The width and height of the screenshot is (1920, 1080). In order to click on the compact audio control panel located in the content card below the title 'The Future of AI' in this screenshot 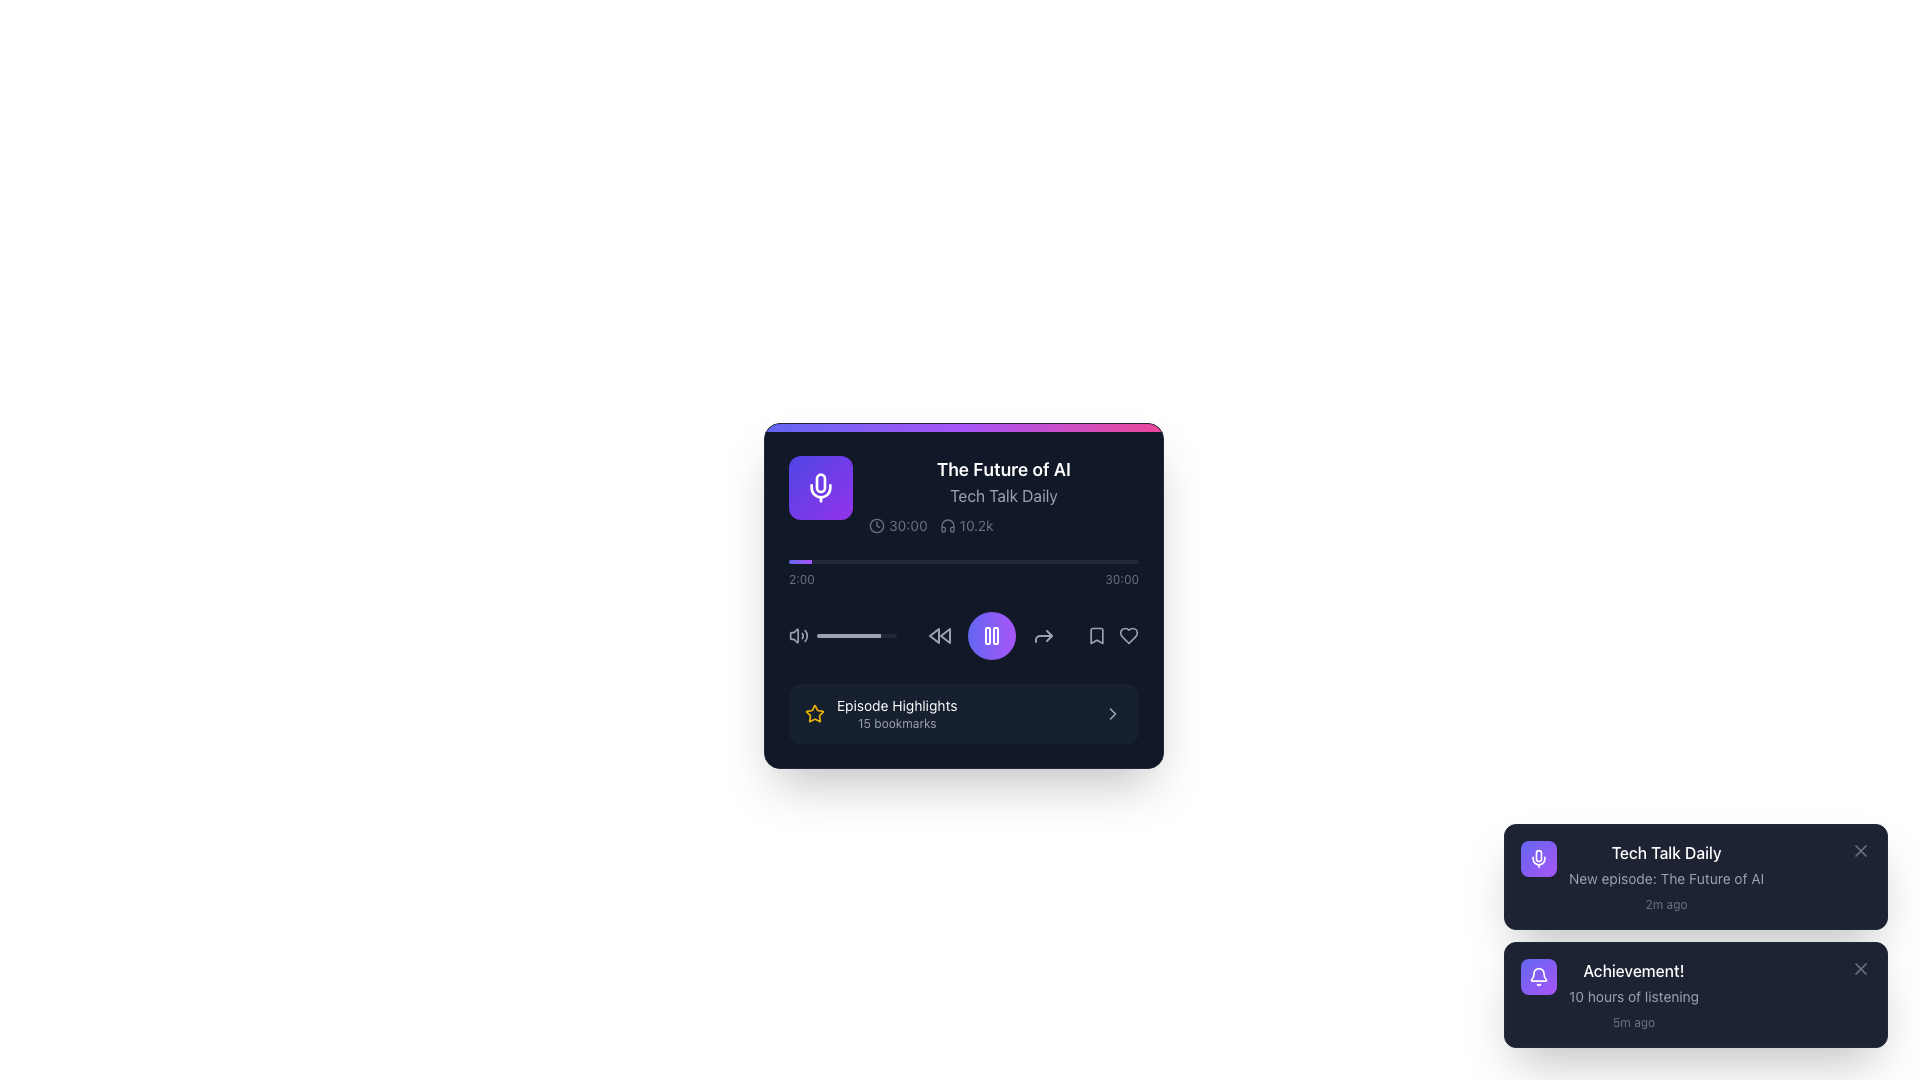, I will do `click(964, 636)`.